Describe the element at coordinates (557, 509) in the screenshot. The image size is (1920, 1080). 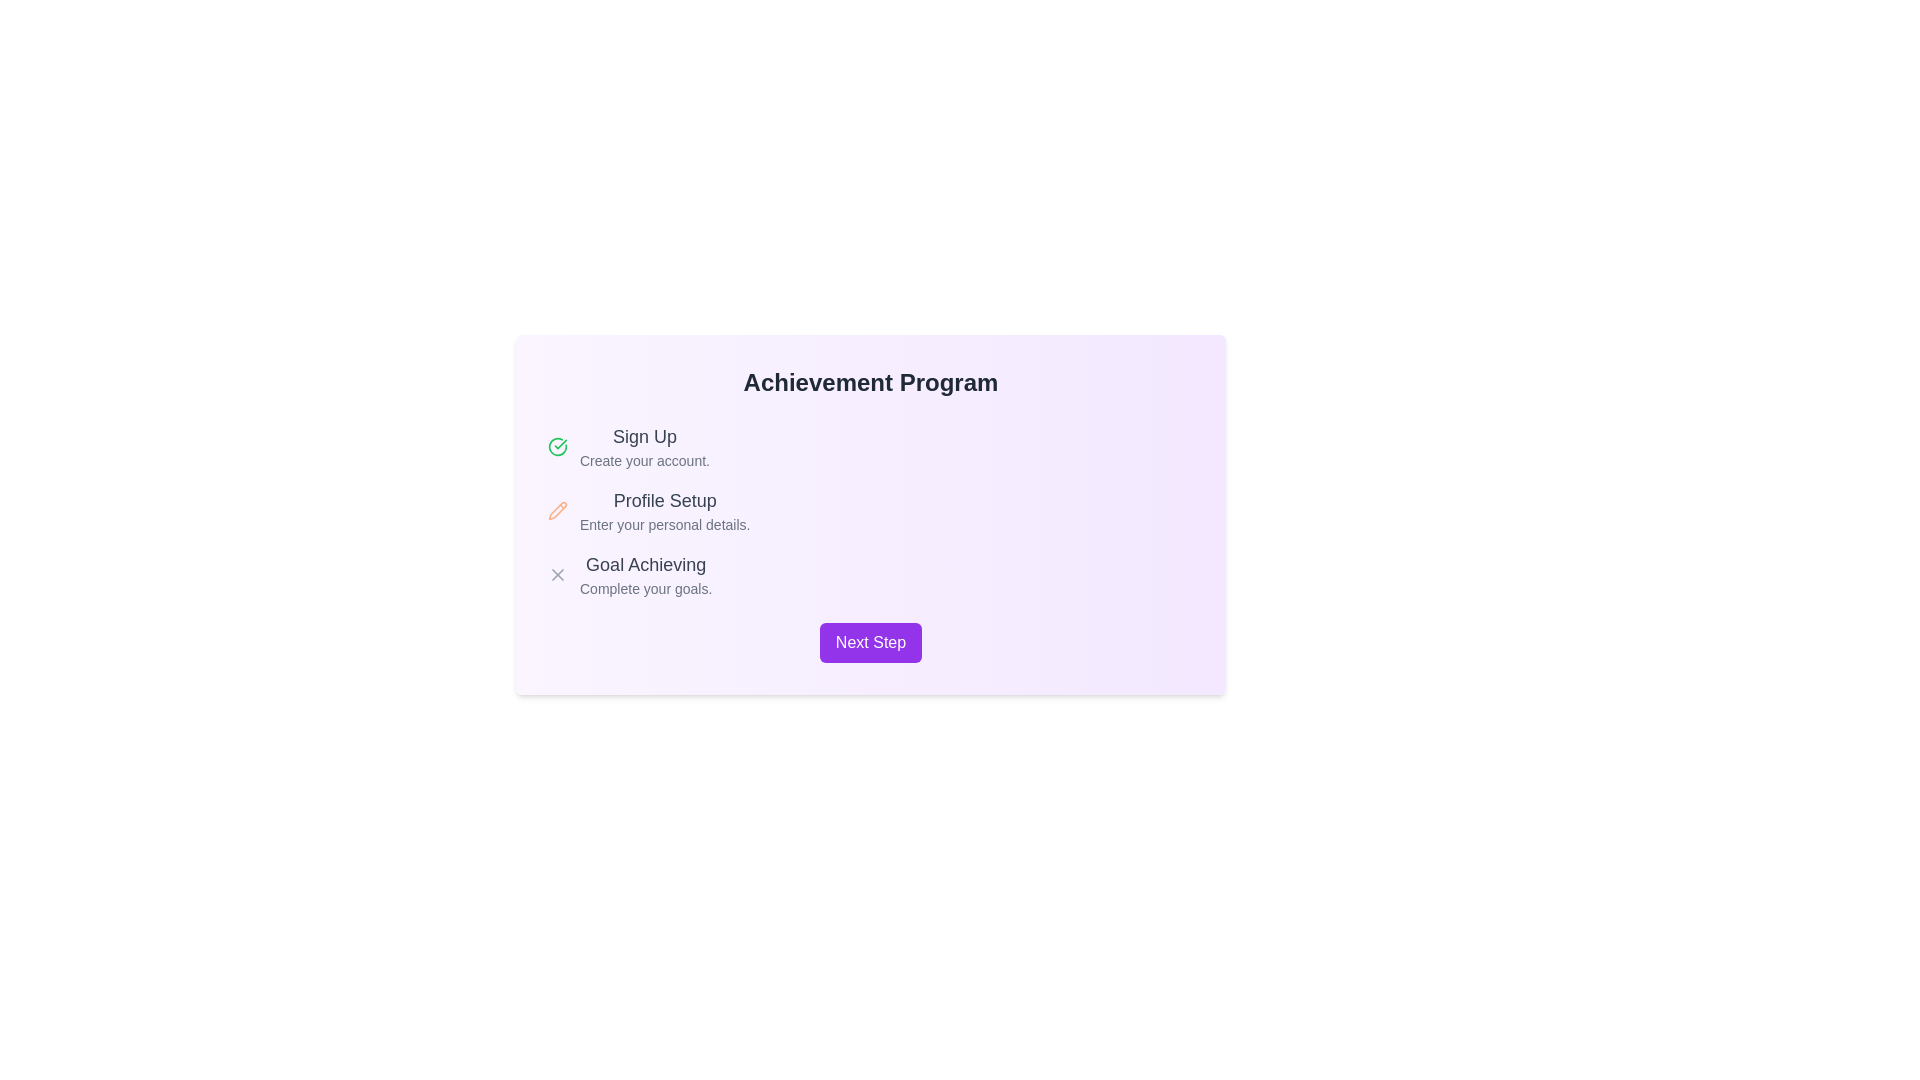
I see `the animation effect of the 'Profile Setup' icon, which is located to the left of the text 'Profile Setup' and 'Enter your personal details.'` at that location.